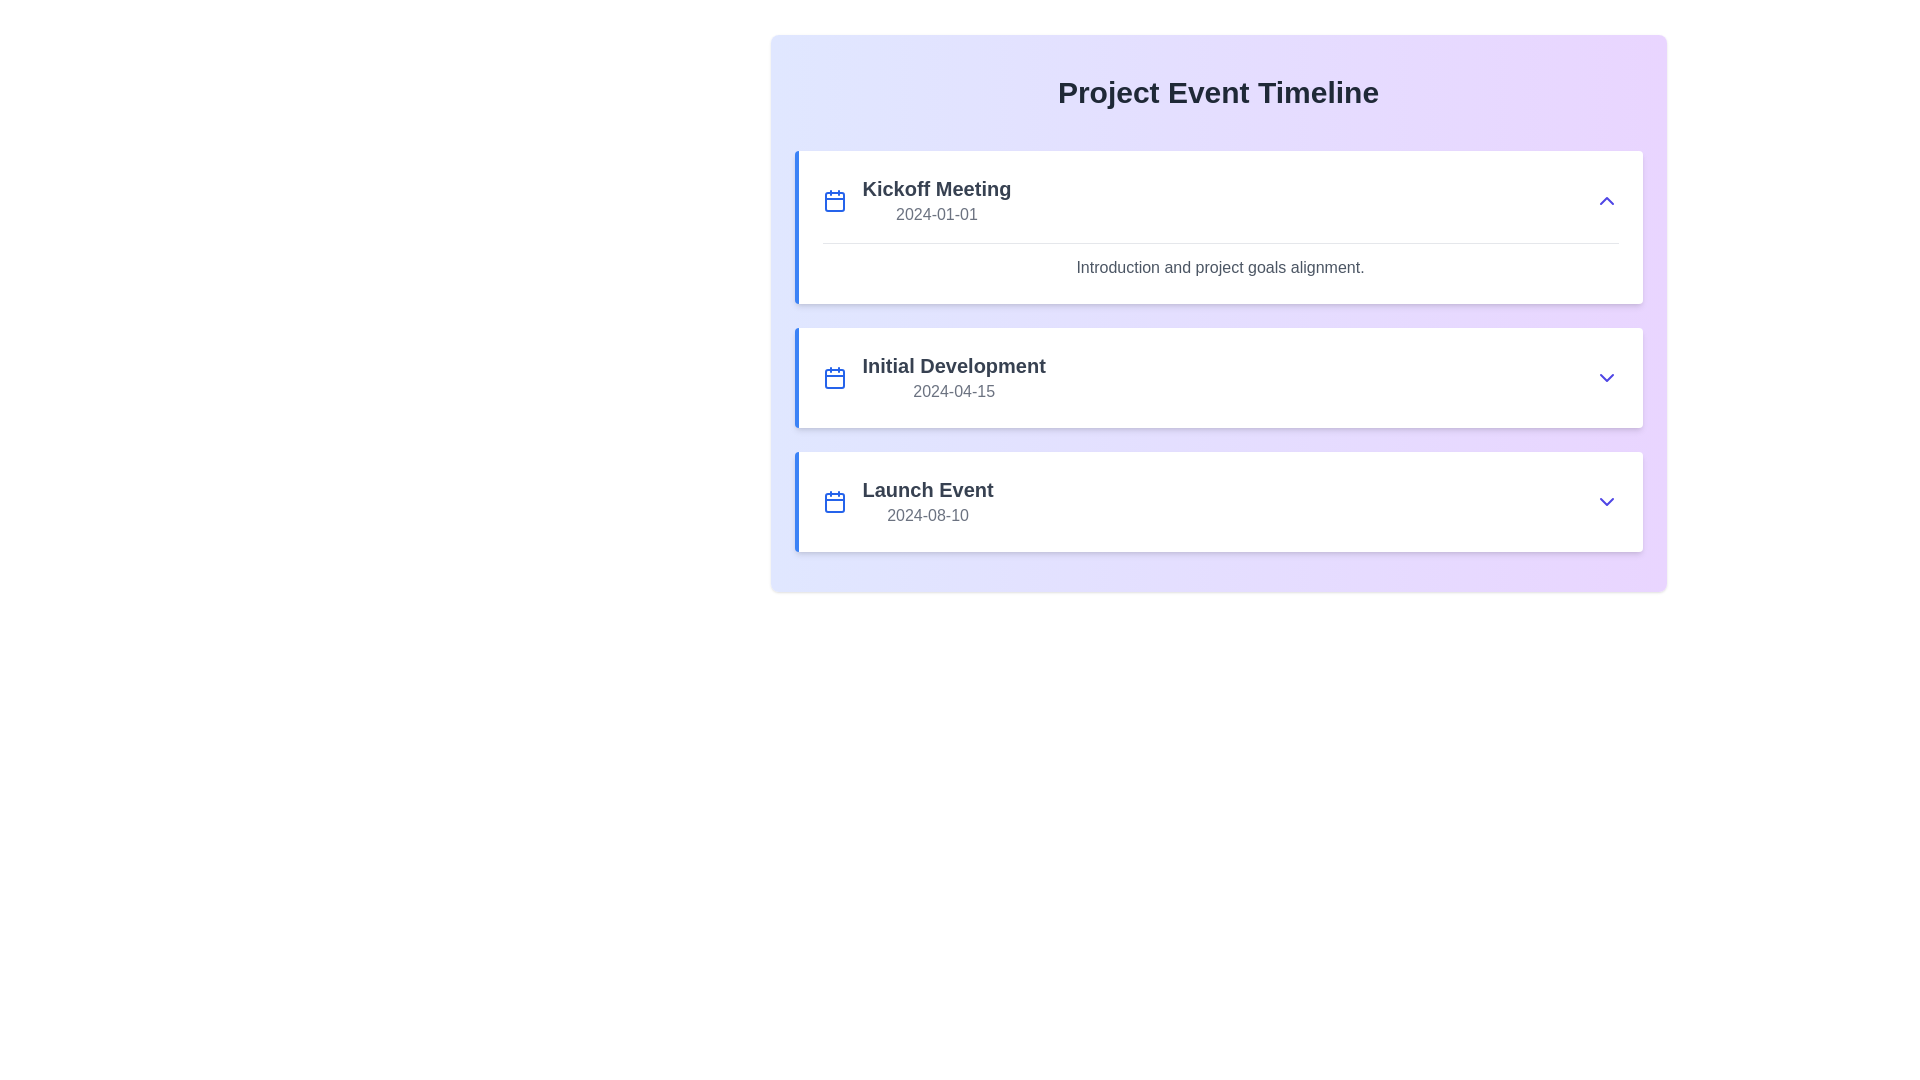 This screenshot has width=1920, height=1080. I want to click on the dropdown toggle button located on the right side of the 'Initial Development' section in the 'Project Event Timeline' interface, so click(1606, 378).